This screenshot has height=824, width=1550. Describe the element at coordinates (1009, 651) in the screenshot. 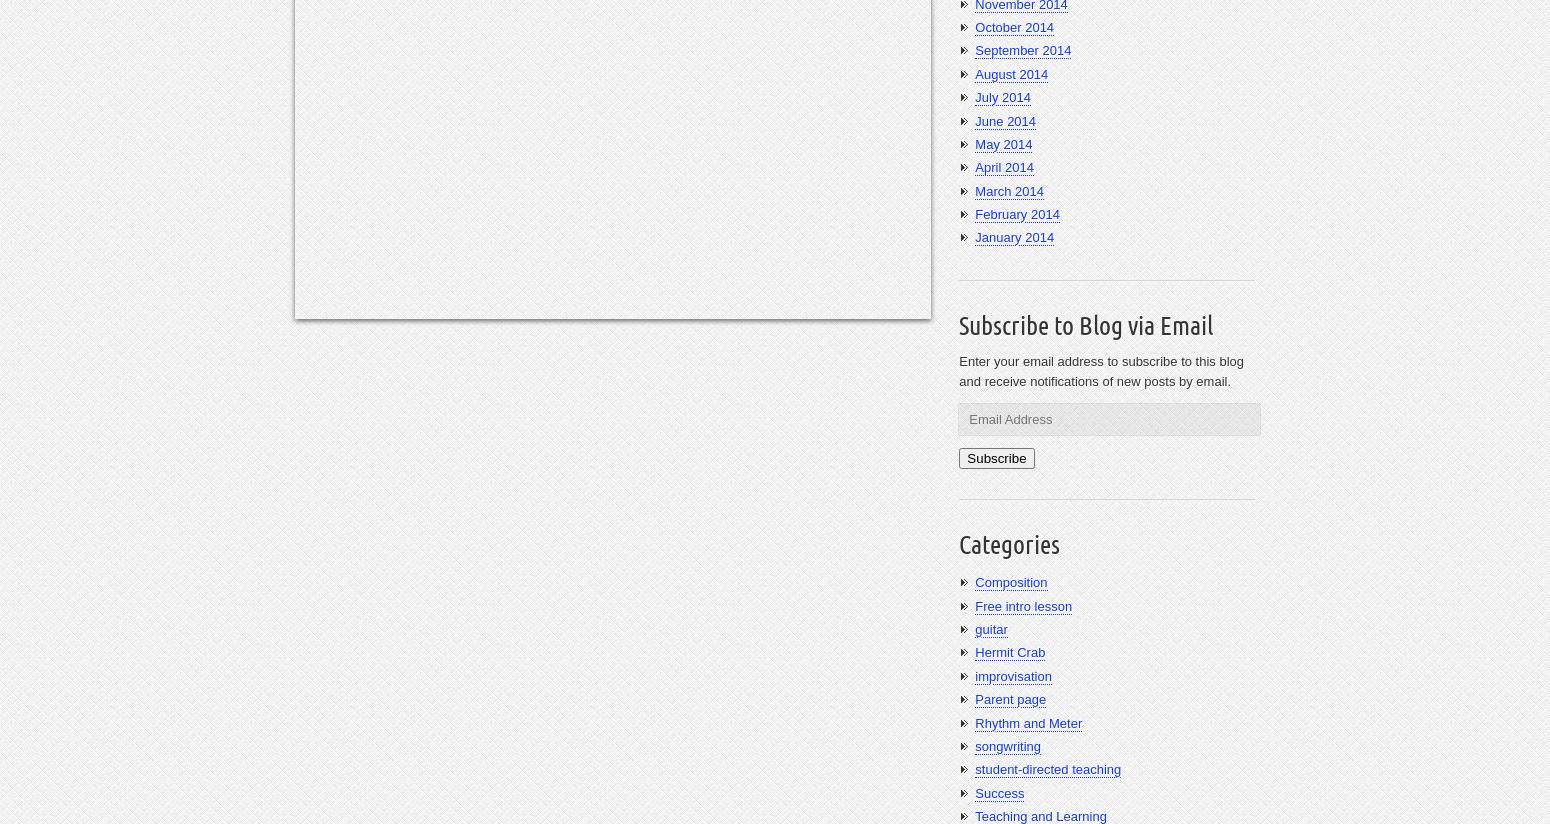

I see `'Hermit Crab'` at that location.